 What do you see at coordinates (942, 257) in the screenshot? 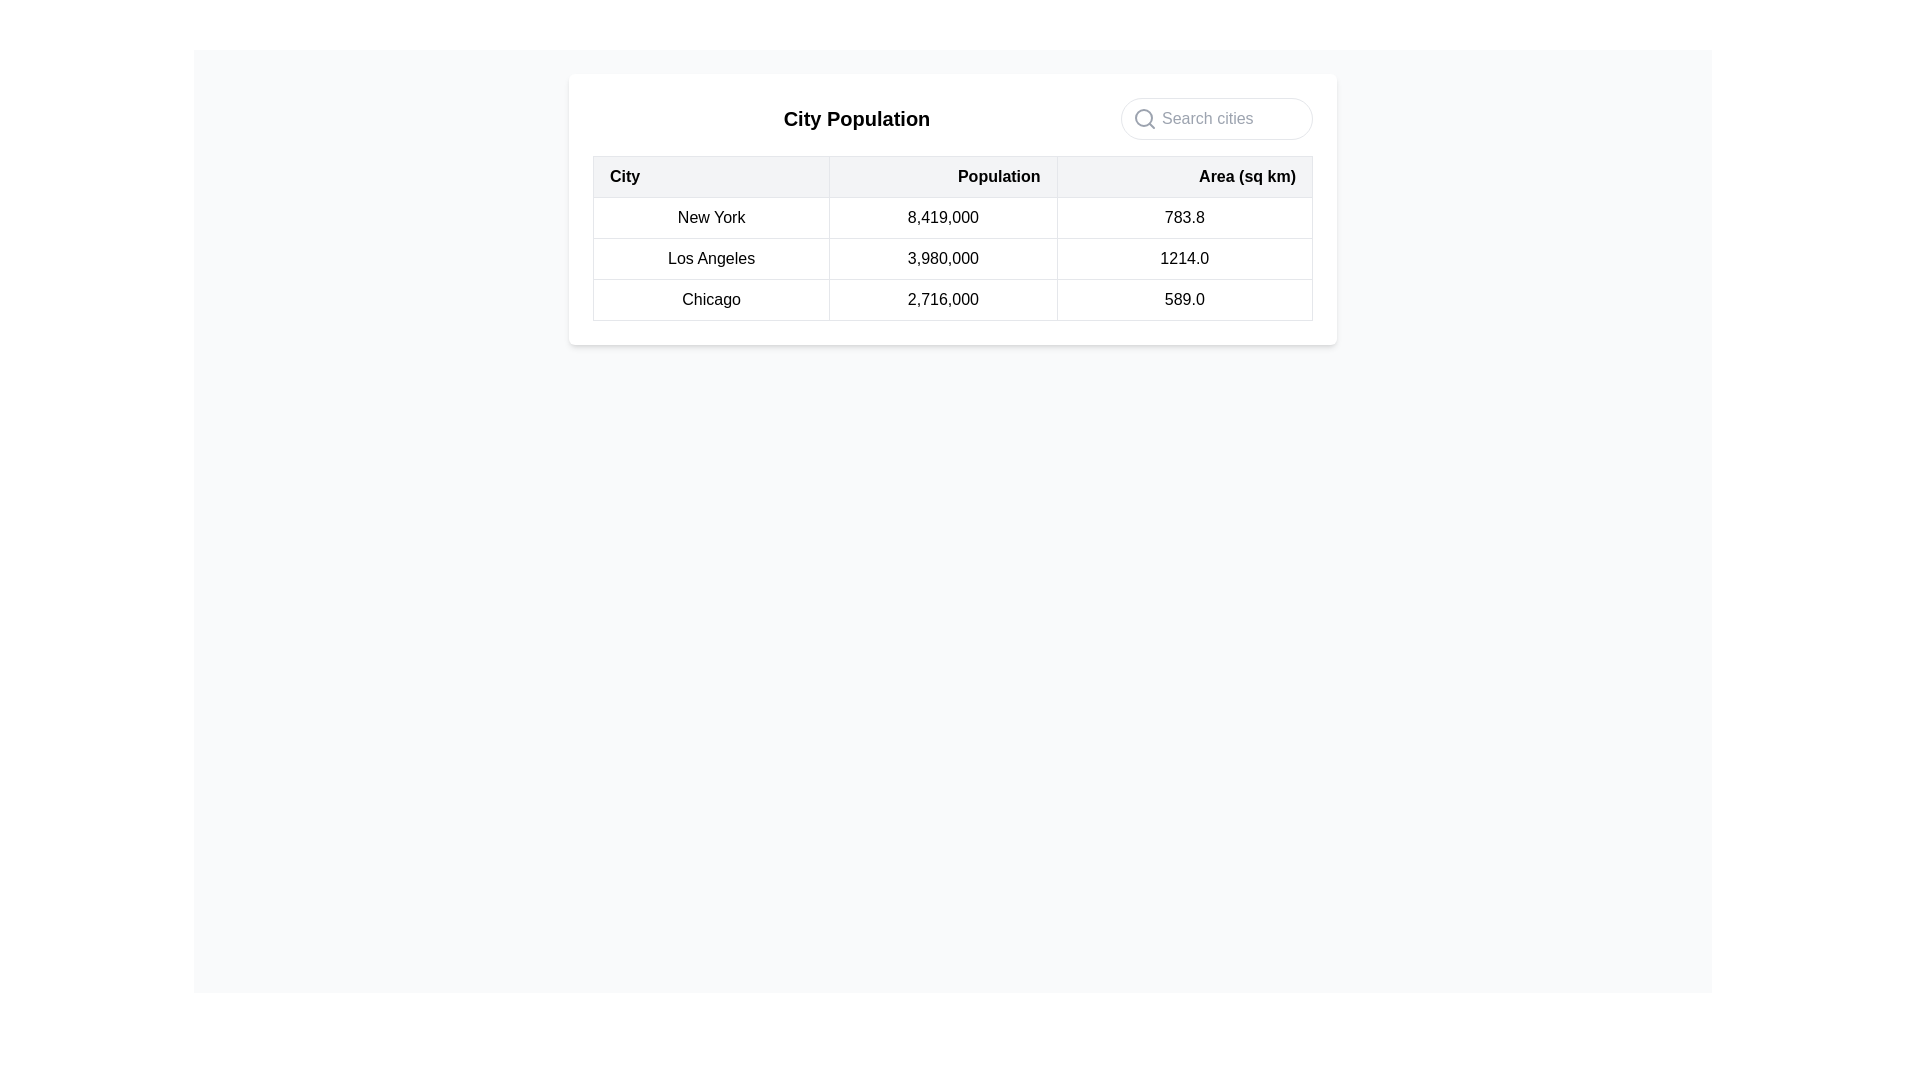
I see `the static text displaying the value '3,980,000' in the second row, second column of the 'City Population' table` at bounding box center [942, 257].